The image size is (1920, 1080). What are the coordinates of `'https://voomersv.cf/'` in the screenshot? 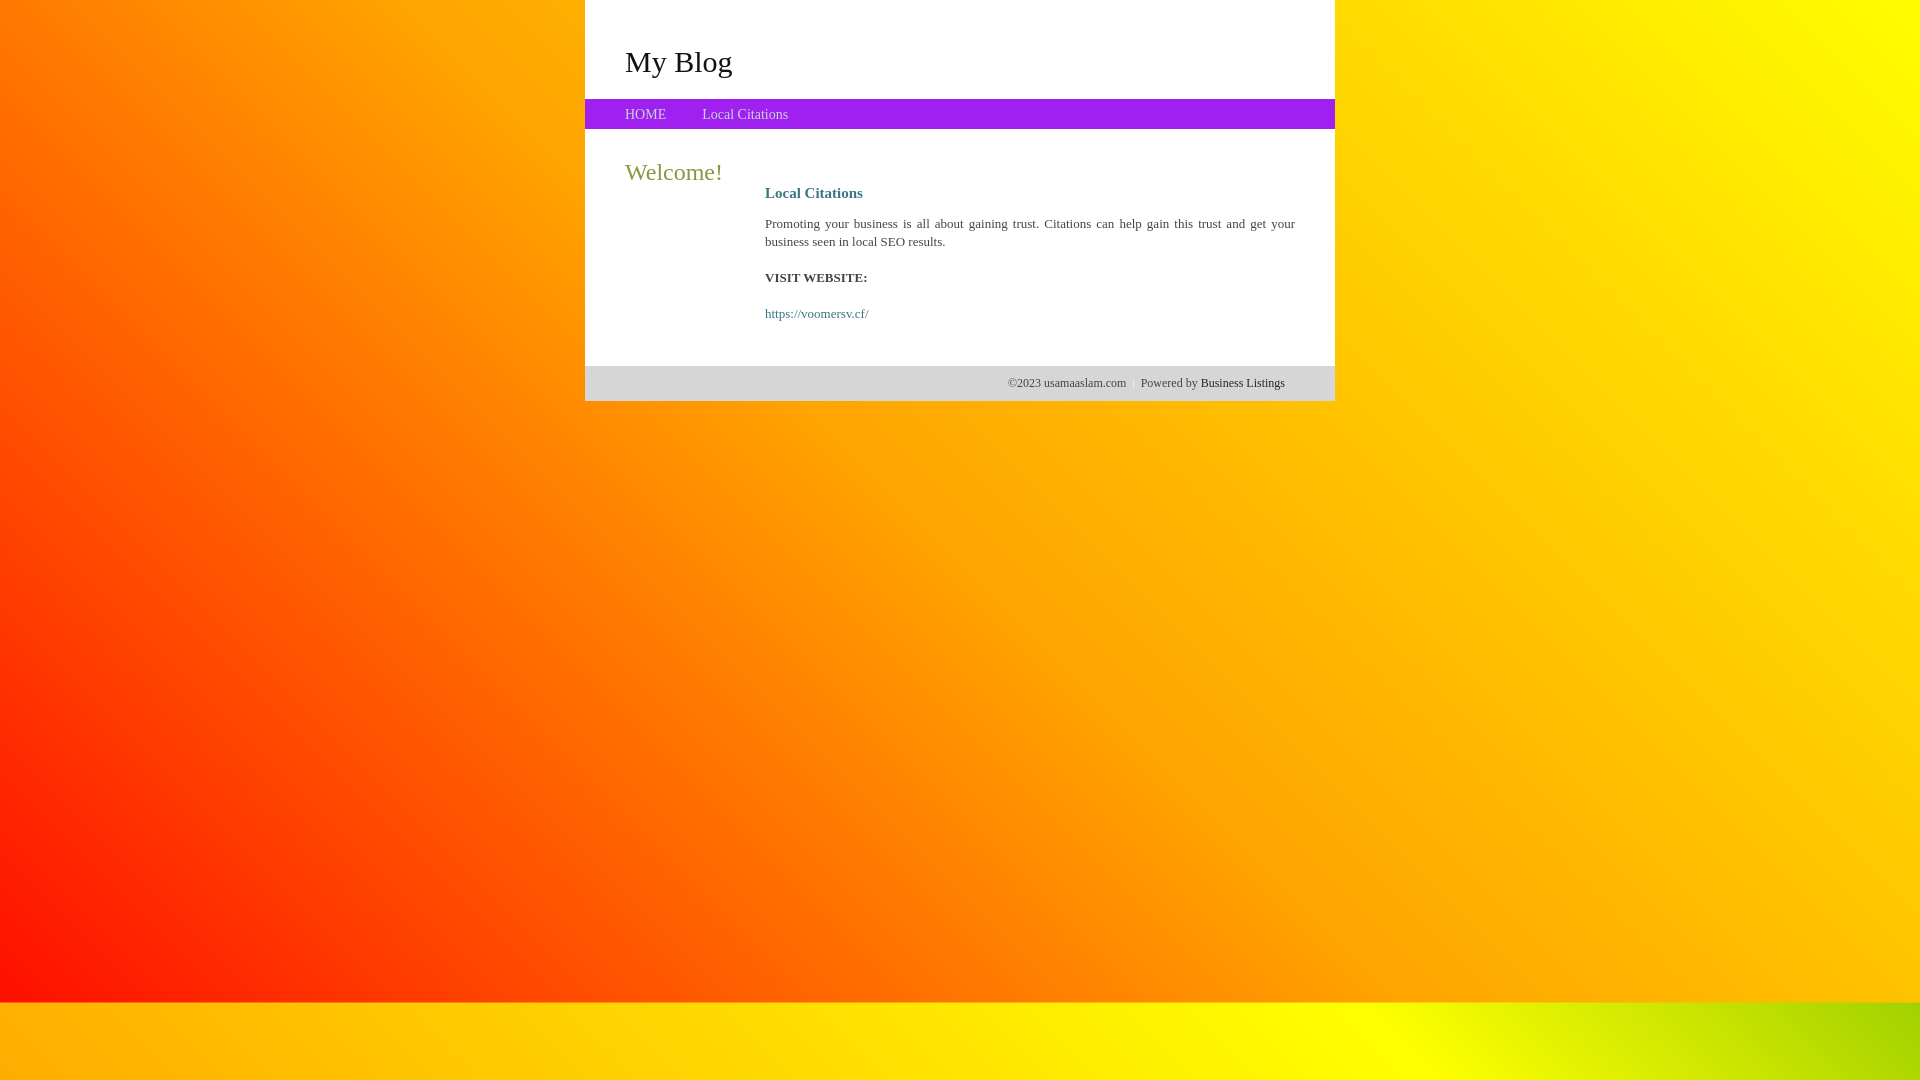 It's located at (816, 313).